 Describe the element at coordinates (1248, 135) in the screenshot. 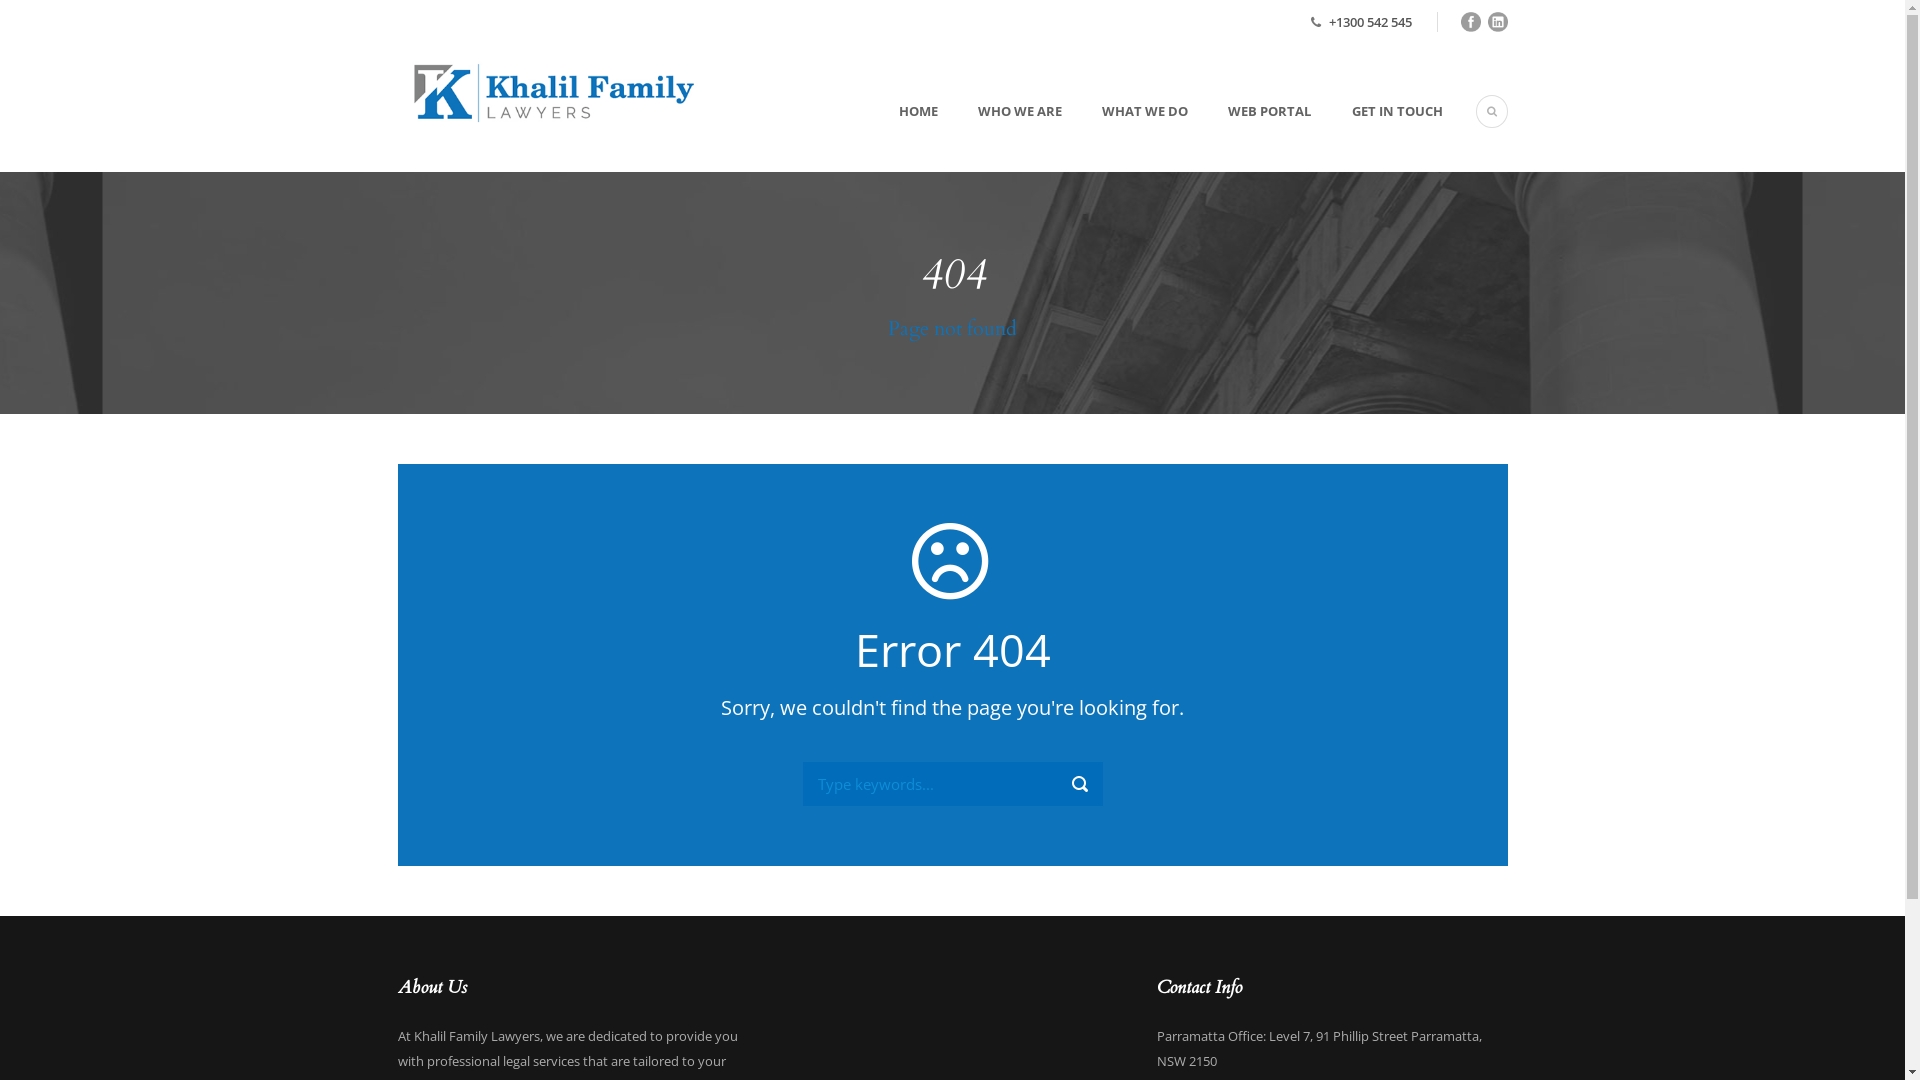

I see `'WEB PORTAL'` at that location.